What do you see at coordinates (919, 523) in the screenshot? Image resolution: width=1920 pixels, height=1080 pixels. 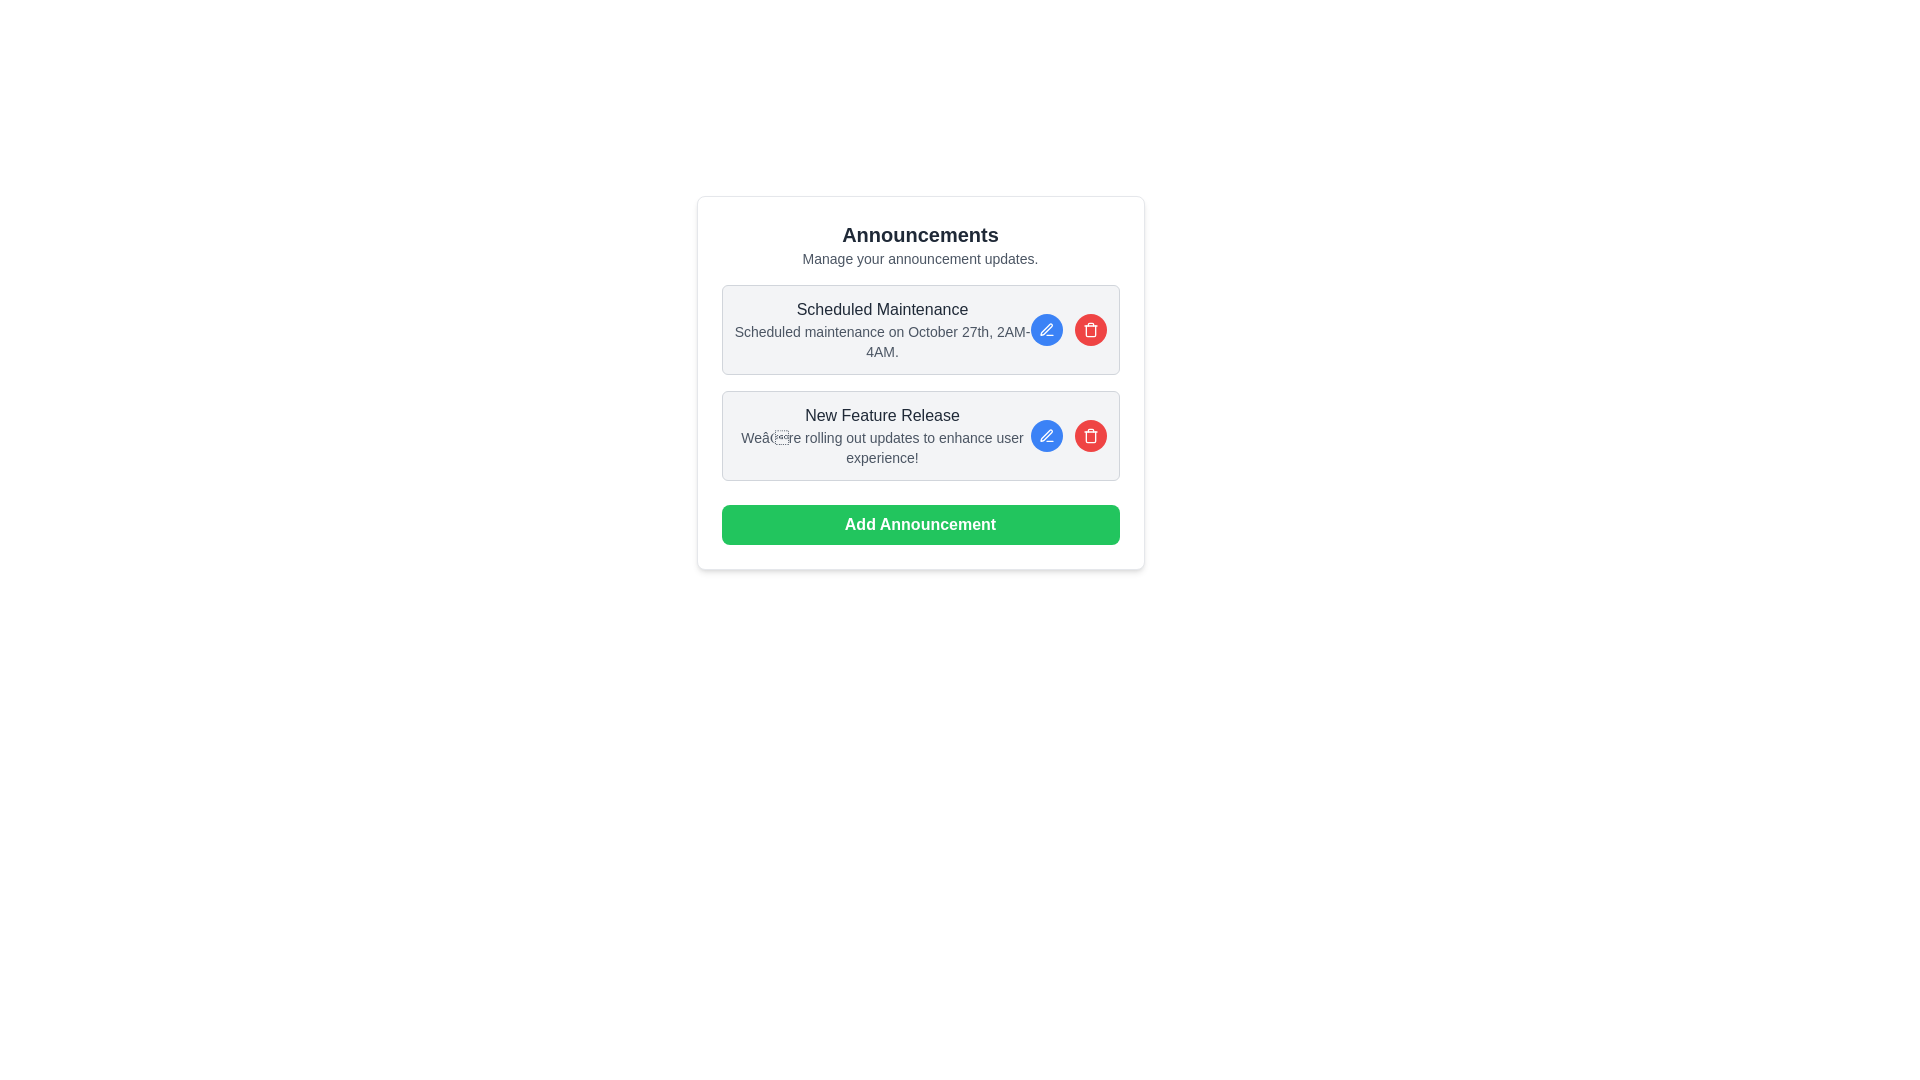 I see `the 'Add New Announcement' button located at the bottom of the announcements section` at bounding box center [919, 523].